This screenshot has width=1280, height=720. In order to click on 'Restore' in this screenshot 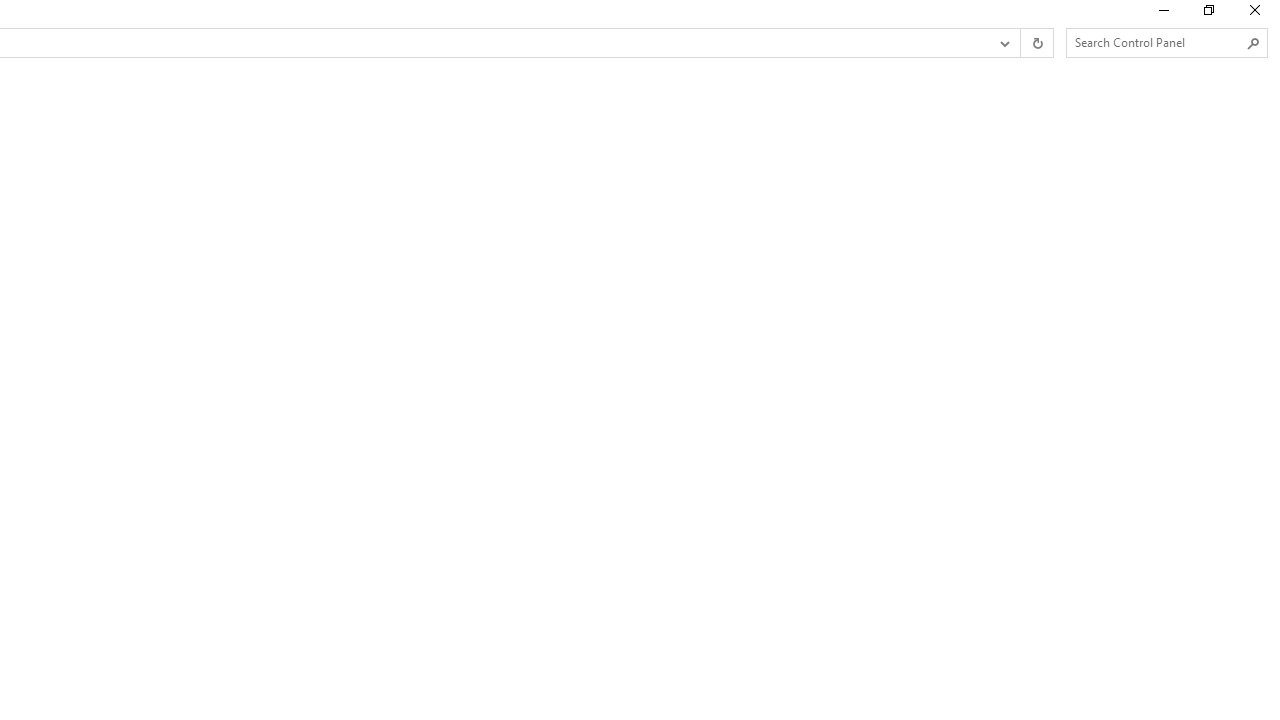, I will do `click(1207, 15)`.